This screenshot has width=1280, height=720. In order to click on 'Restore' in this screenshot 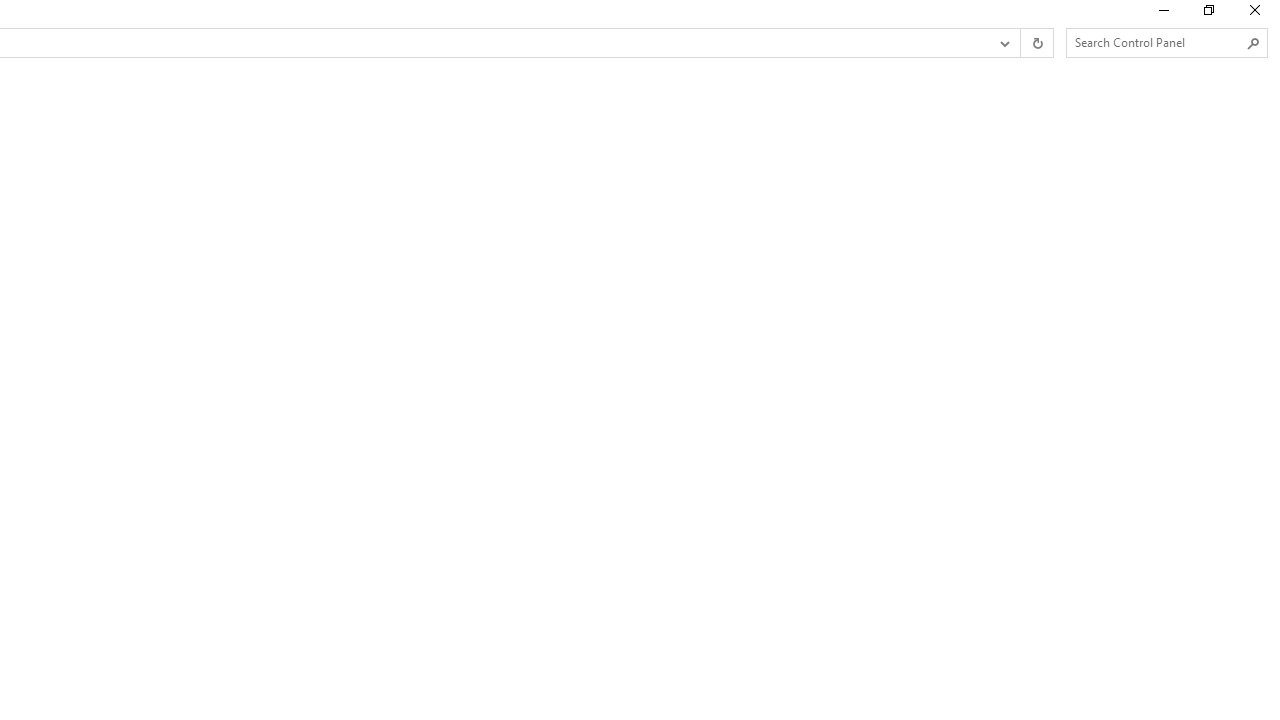, I will do `click(1207, 15)`.